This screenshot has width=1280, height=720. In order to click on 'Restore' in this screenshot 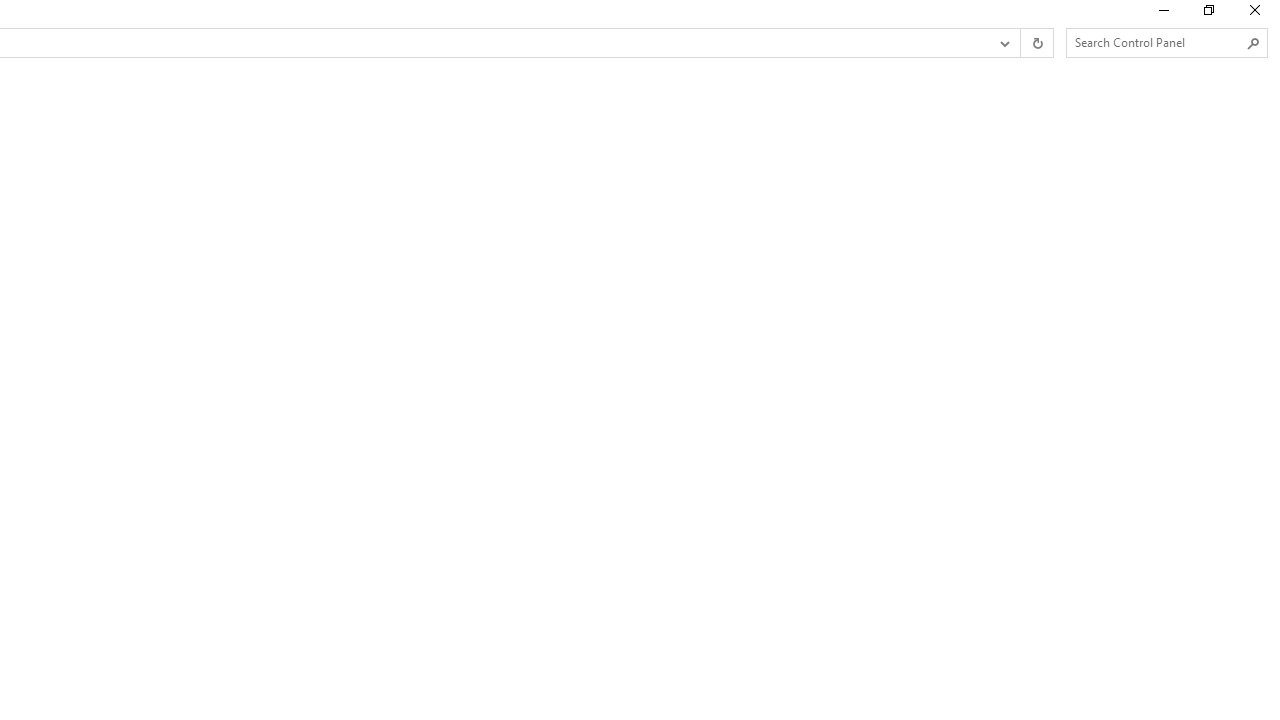, I will do `click(1207, 15)`.